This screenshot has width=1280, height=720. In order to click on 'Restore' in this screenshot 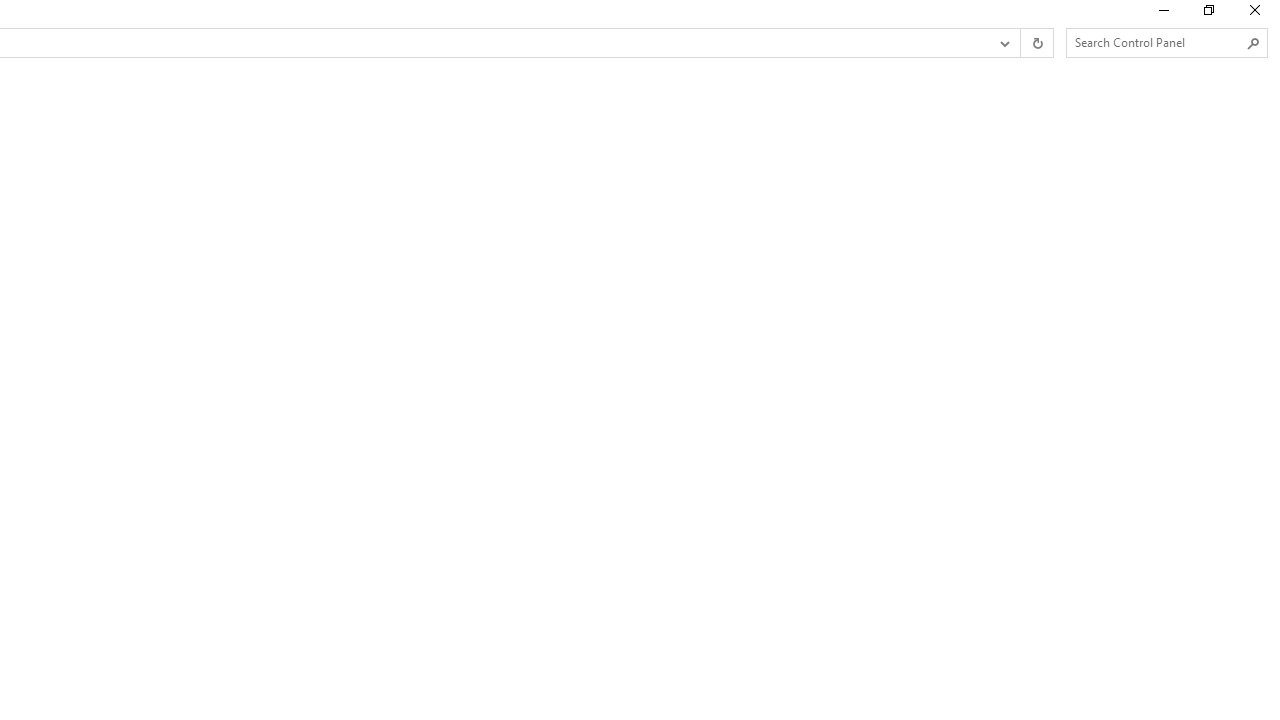, I will do `click(1207, 15)`.